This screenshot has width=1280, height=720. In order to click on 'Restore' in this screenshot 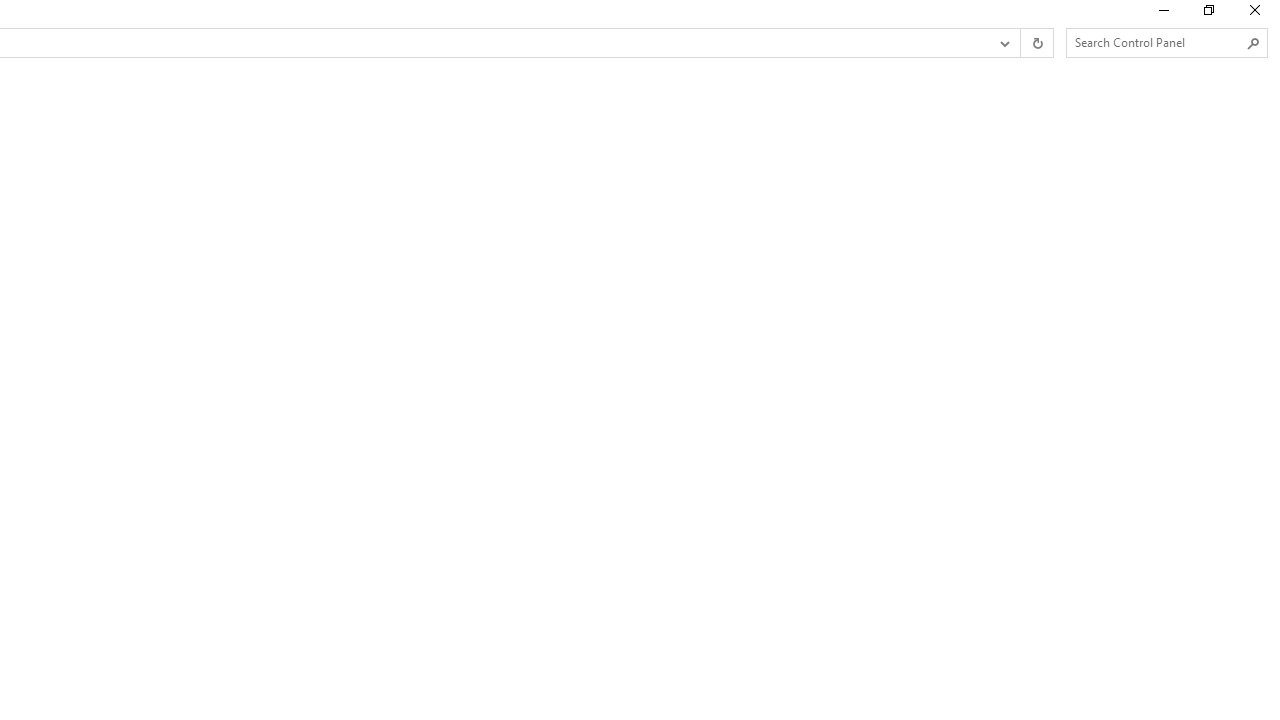, I will do `click(1207, 15)`.